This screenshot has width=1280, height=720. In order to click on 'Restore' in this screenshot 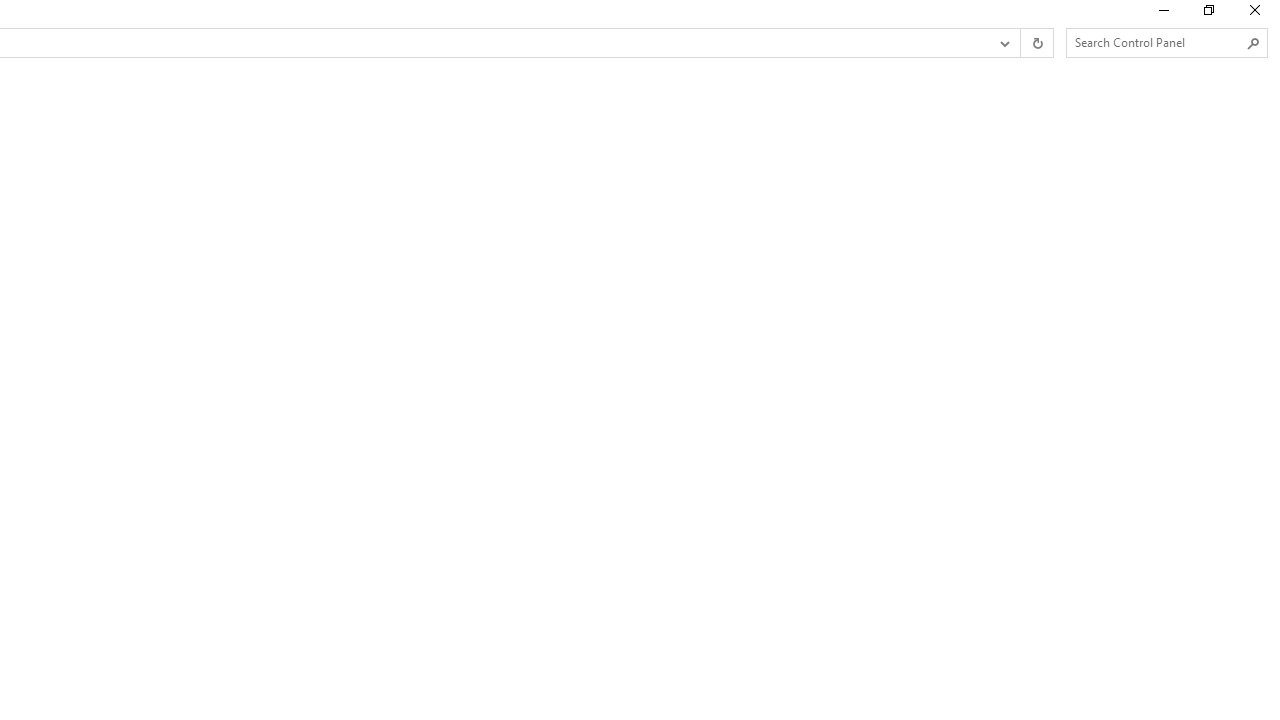, I will do `click(1207, 15)`.